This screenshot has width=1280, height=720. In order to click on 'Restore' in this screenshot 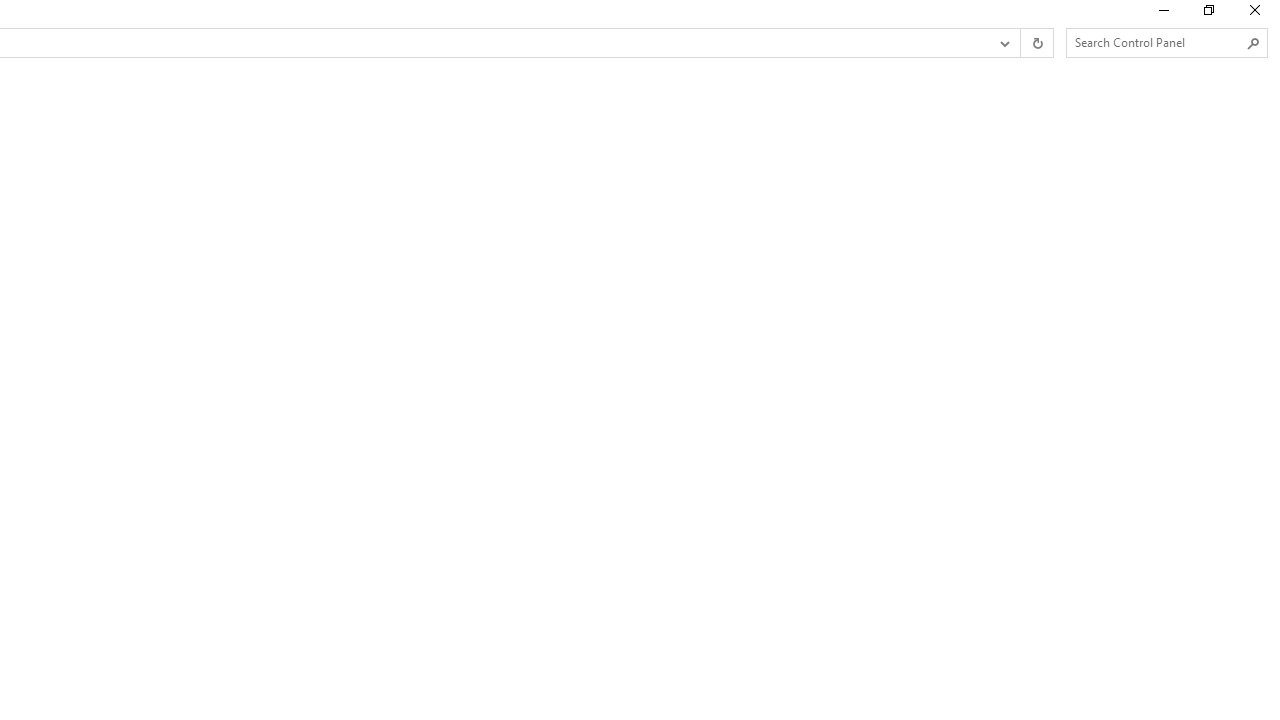, I will do `click(1207, 15)`.